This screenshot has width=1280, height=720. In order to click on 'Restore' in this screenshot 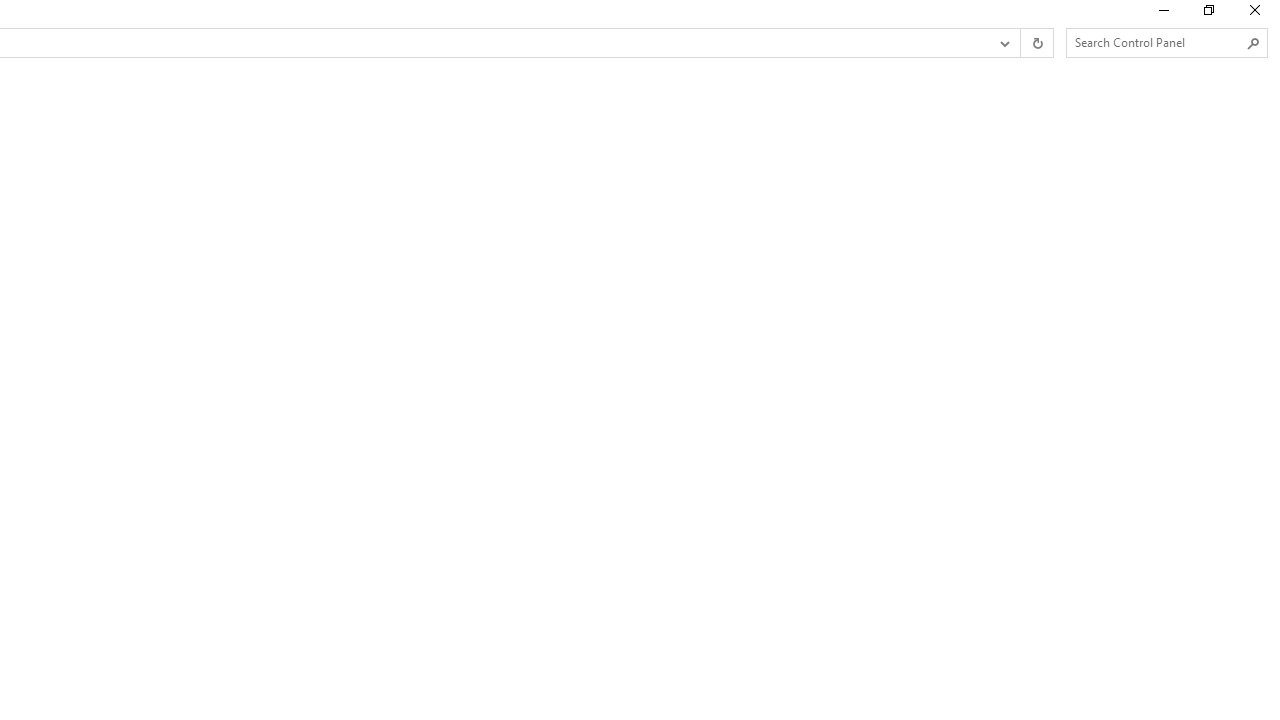, I will do `click(1207, 15)`.